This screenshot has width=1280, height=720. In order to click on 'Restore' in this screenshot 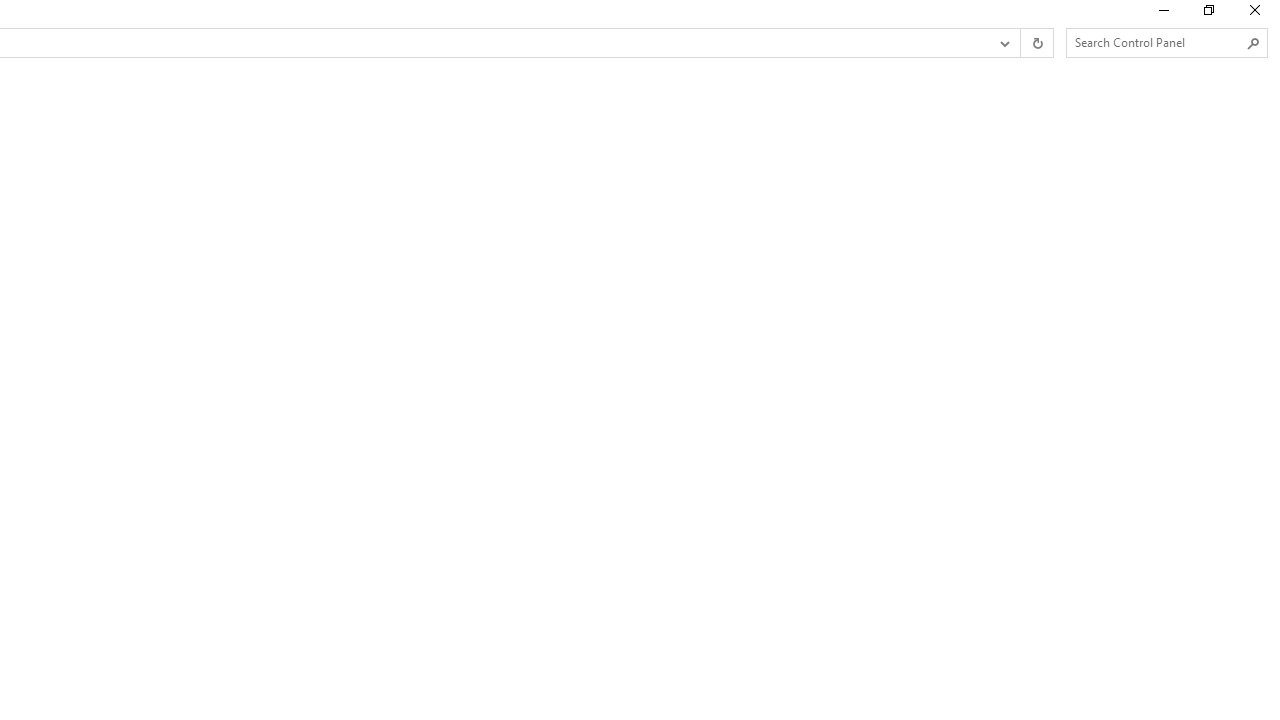, I will do `click(1207, 15)`.